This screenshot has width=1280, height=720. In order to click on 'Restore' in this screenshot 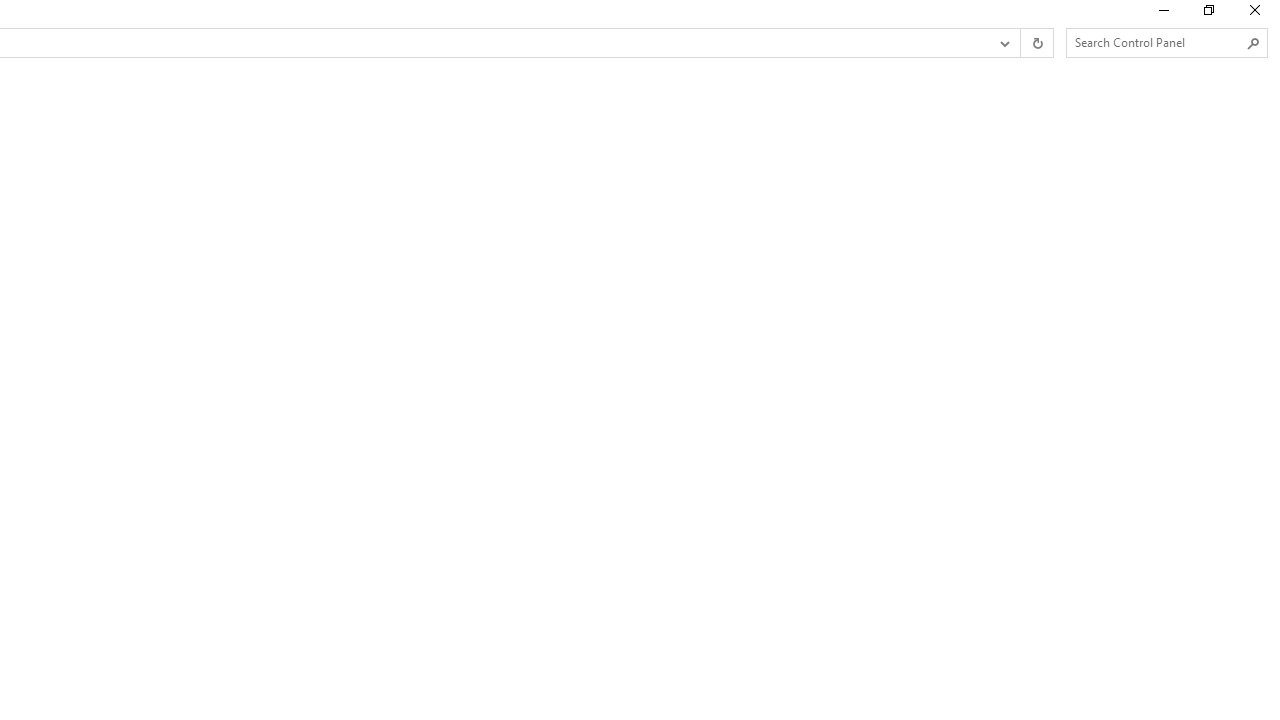, I will do `click(1207, 15)`.